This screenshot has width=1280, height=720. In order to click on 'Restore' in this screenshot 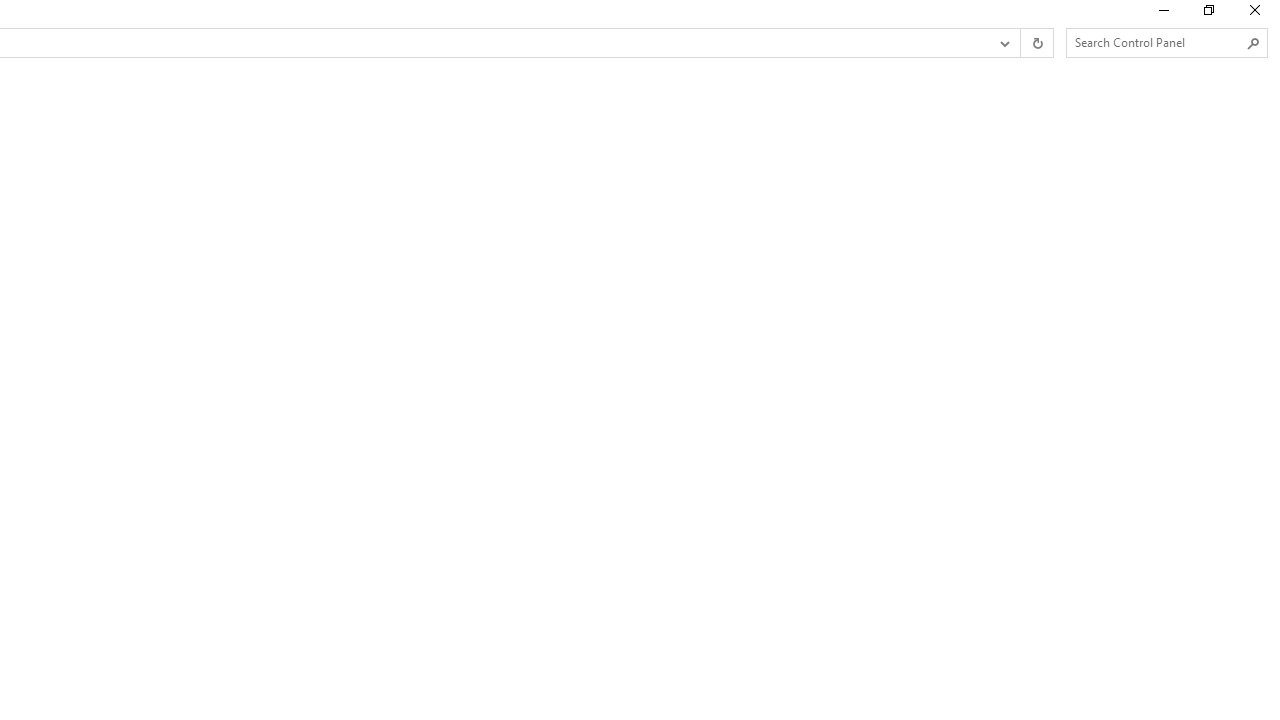, I will do `click(1207, 15)`.